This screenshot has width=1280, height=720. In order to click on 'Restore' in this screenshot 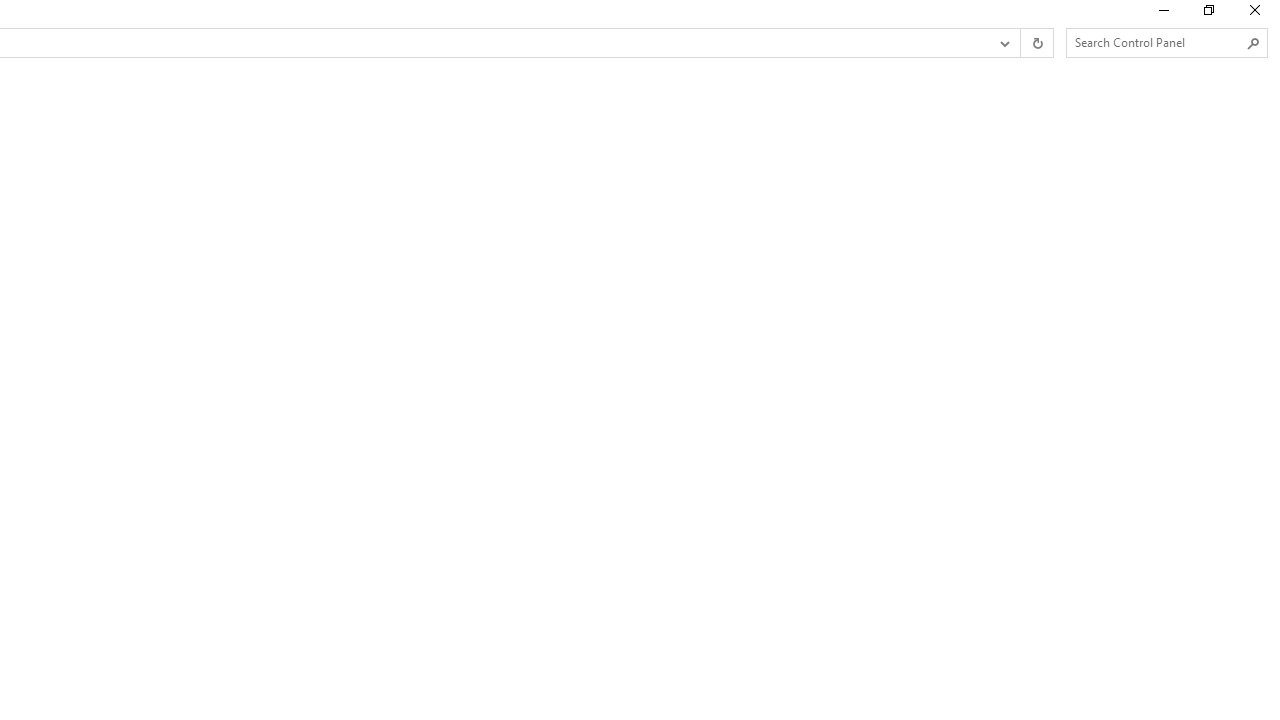, I will do `click(1207, 15)`.